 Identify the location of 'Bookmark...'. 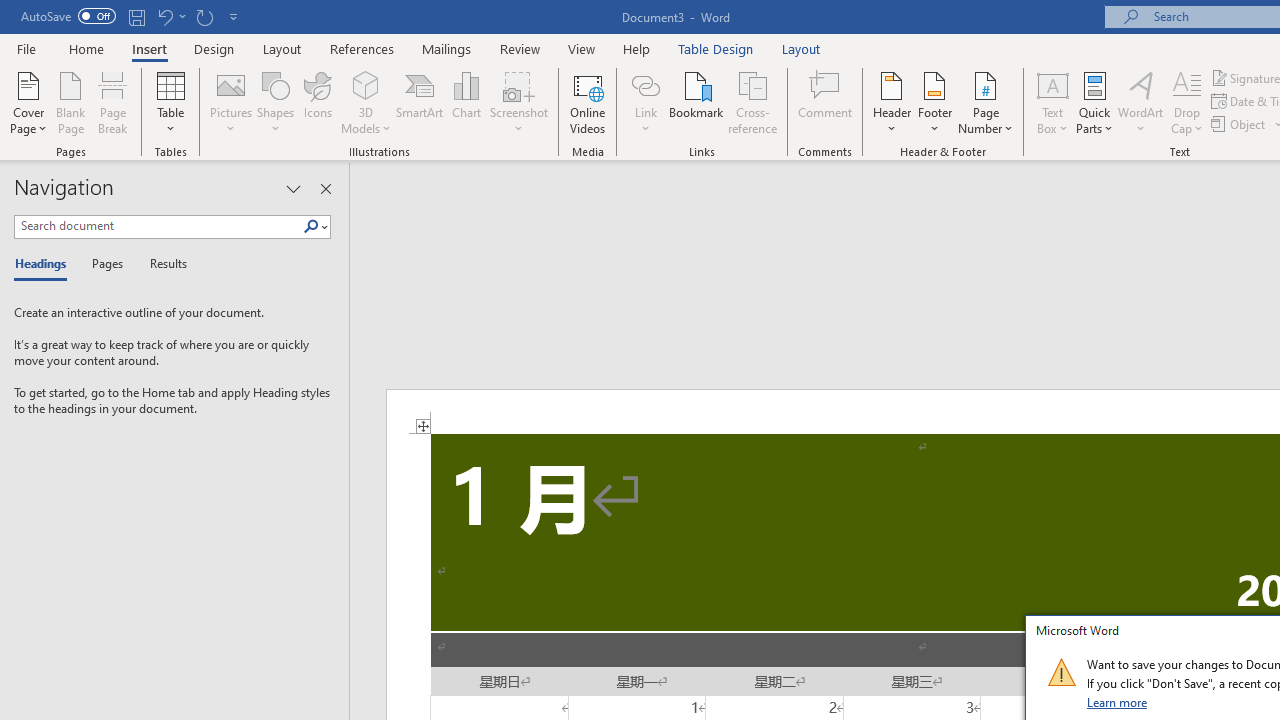
(696, 103).